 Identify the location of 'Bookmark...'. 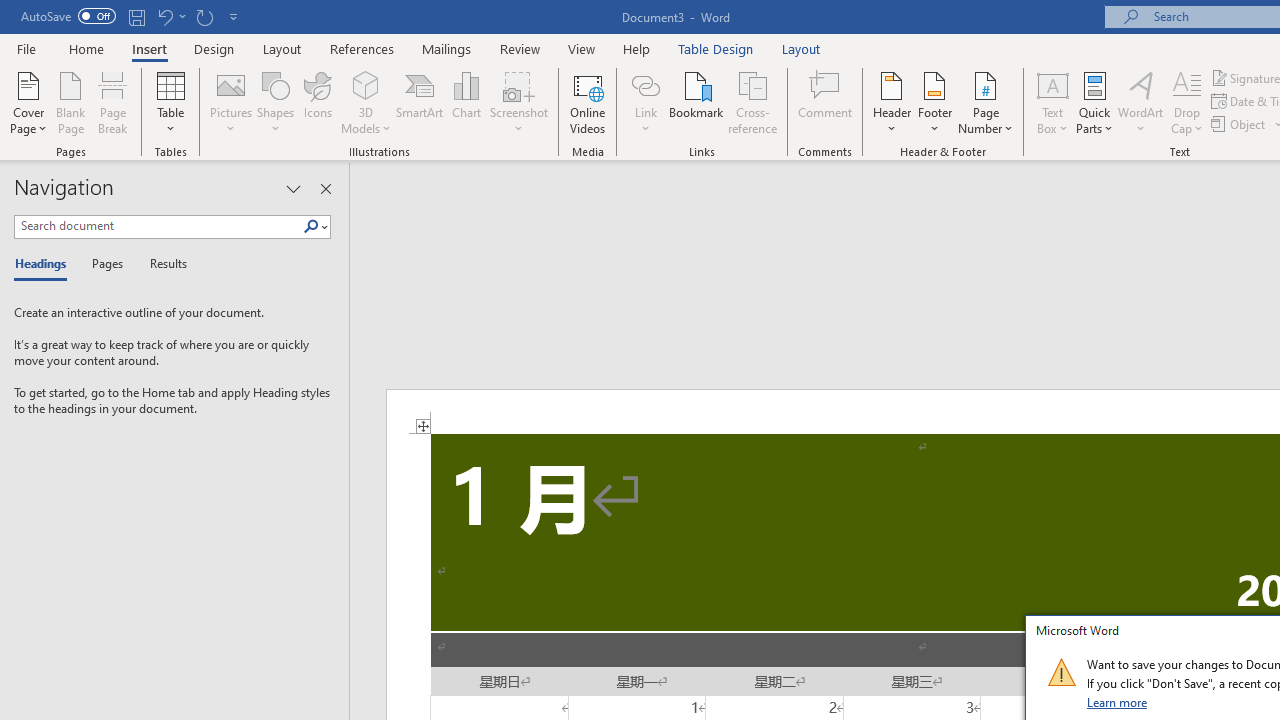
(696, 103).